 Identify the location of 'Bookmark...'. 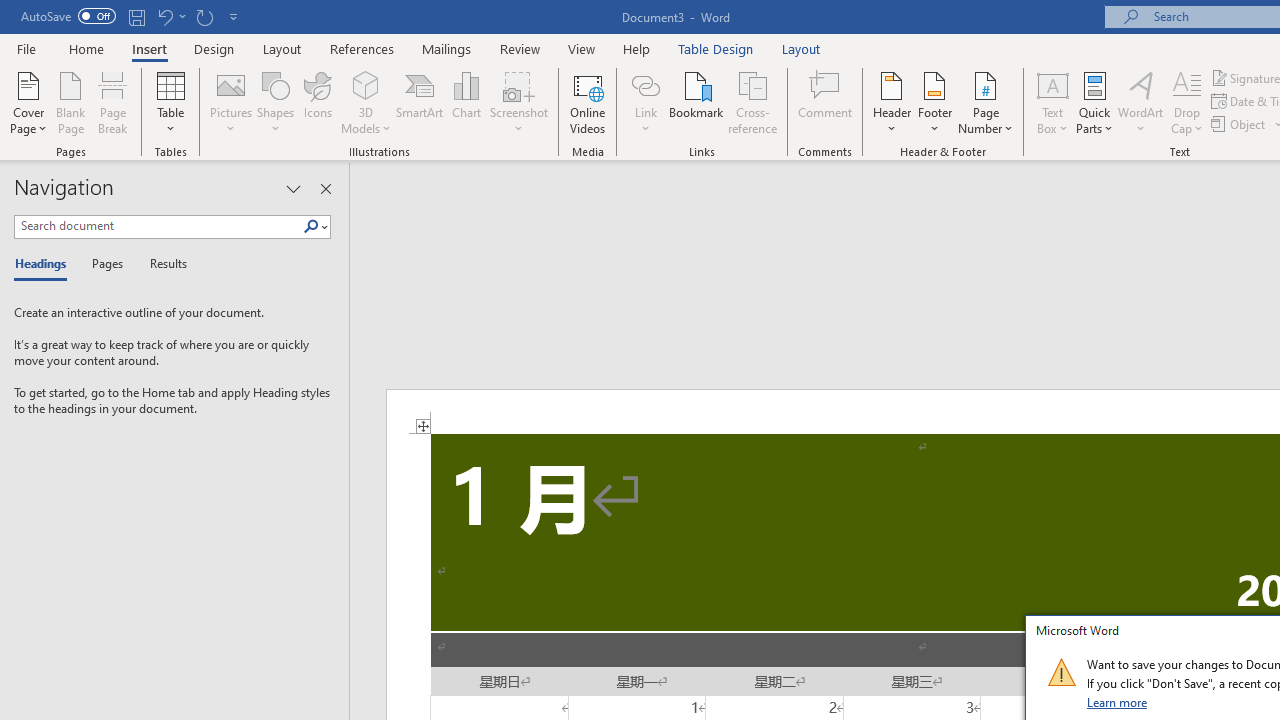
(696, 103).